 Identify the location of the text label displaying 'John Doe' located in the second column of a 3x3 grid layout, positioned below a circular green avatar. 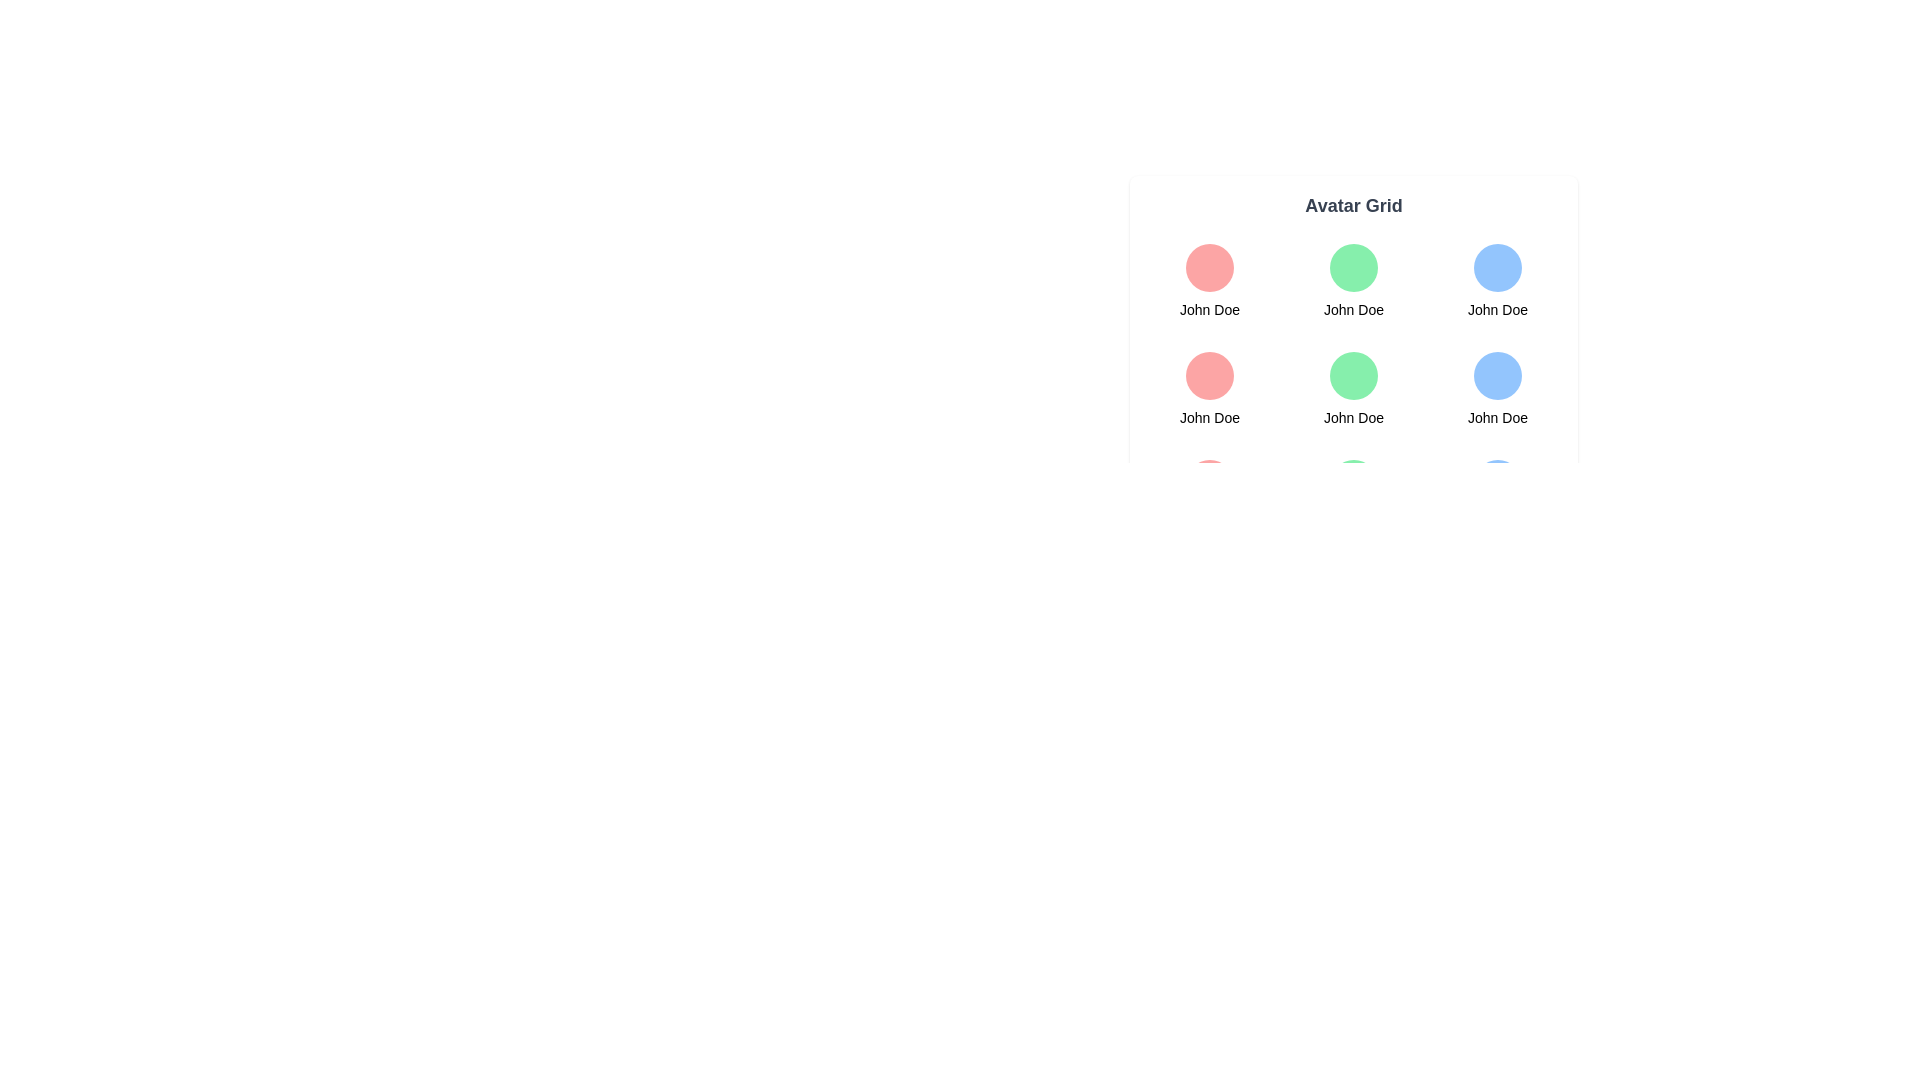
(1353, 309).